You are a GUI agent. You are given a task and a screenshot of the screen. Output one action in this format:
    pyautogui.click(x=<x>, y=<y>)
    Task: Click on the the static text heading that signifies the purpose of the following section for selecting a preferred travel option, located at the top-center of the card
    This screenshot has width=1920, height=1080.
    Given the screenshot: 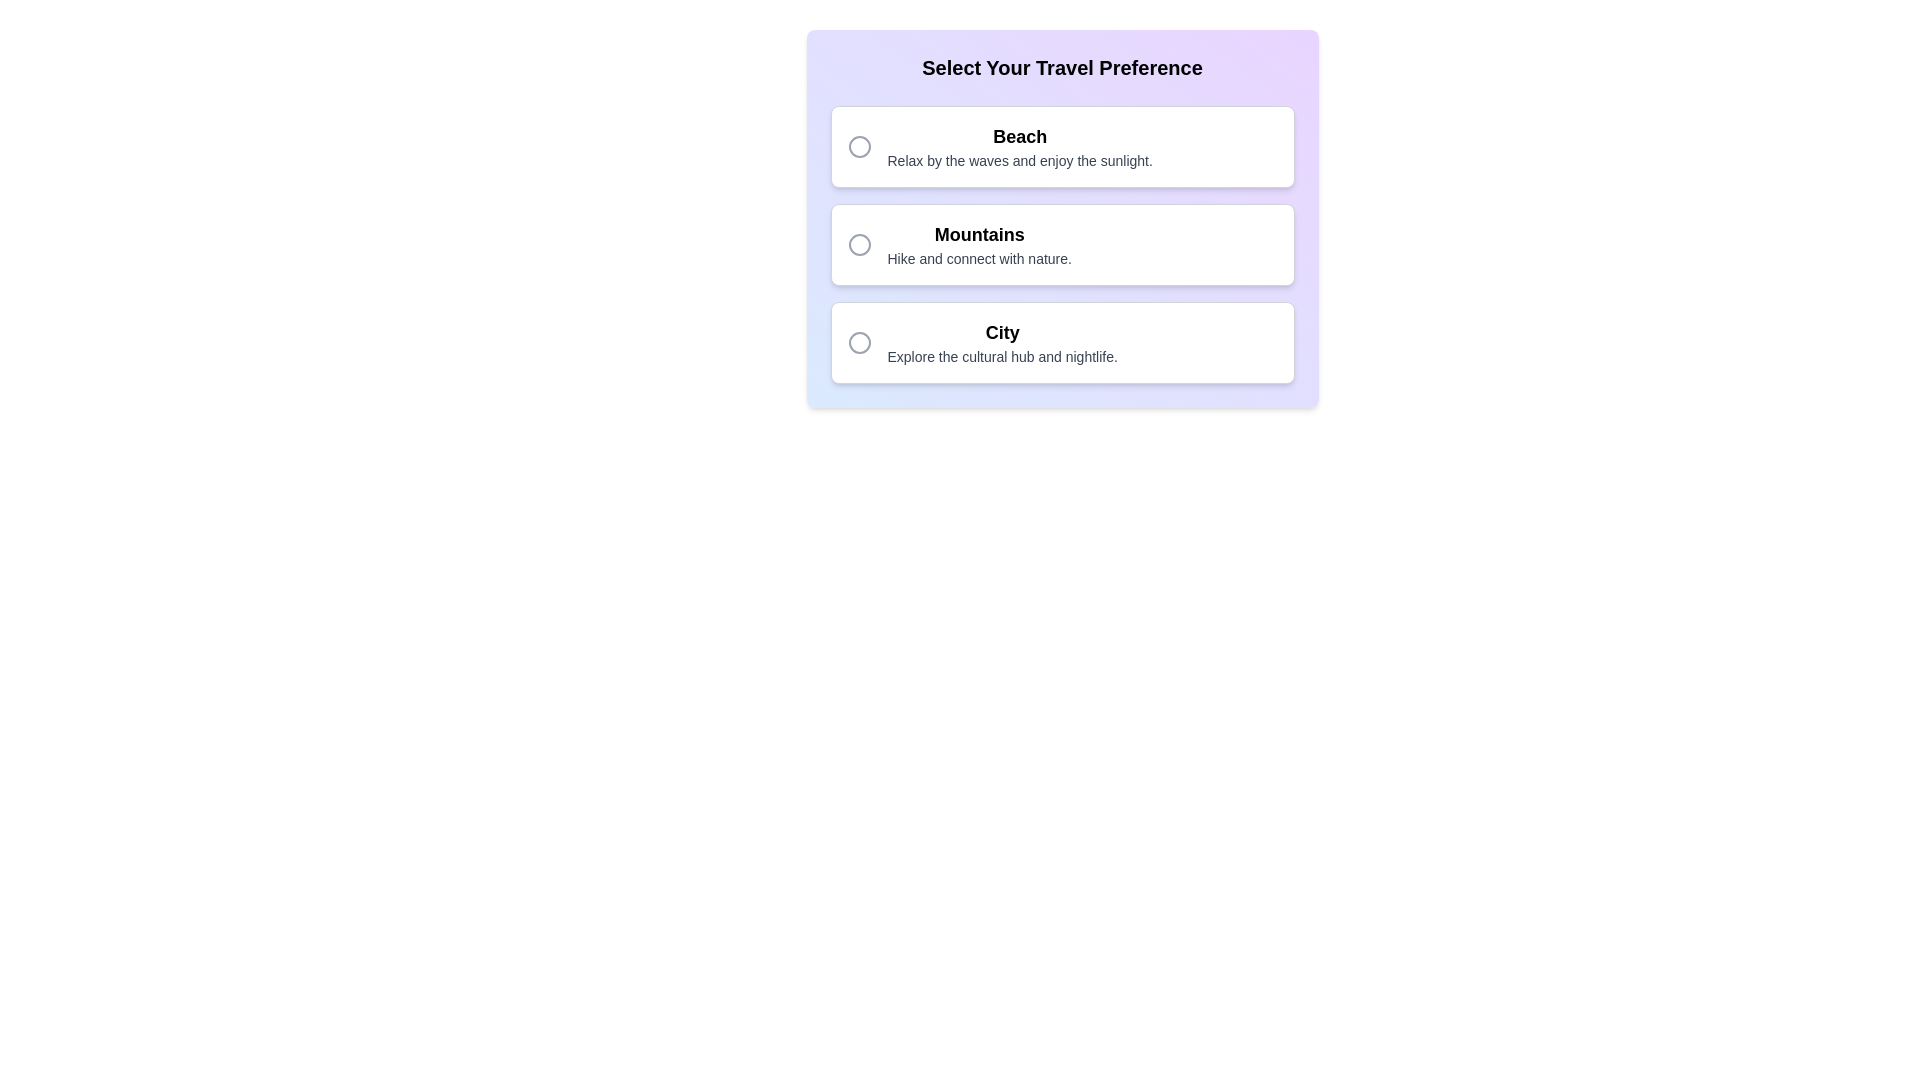 What is the action you would take?
    pyautogui.click(x=1061, y=67)
    